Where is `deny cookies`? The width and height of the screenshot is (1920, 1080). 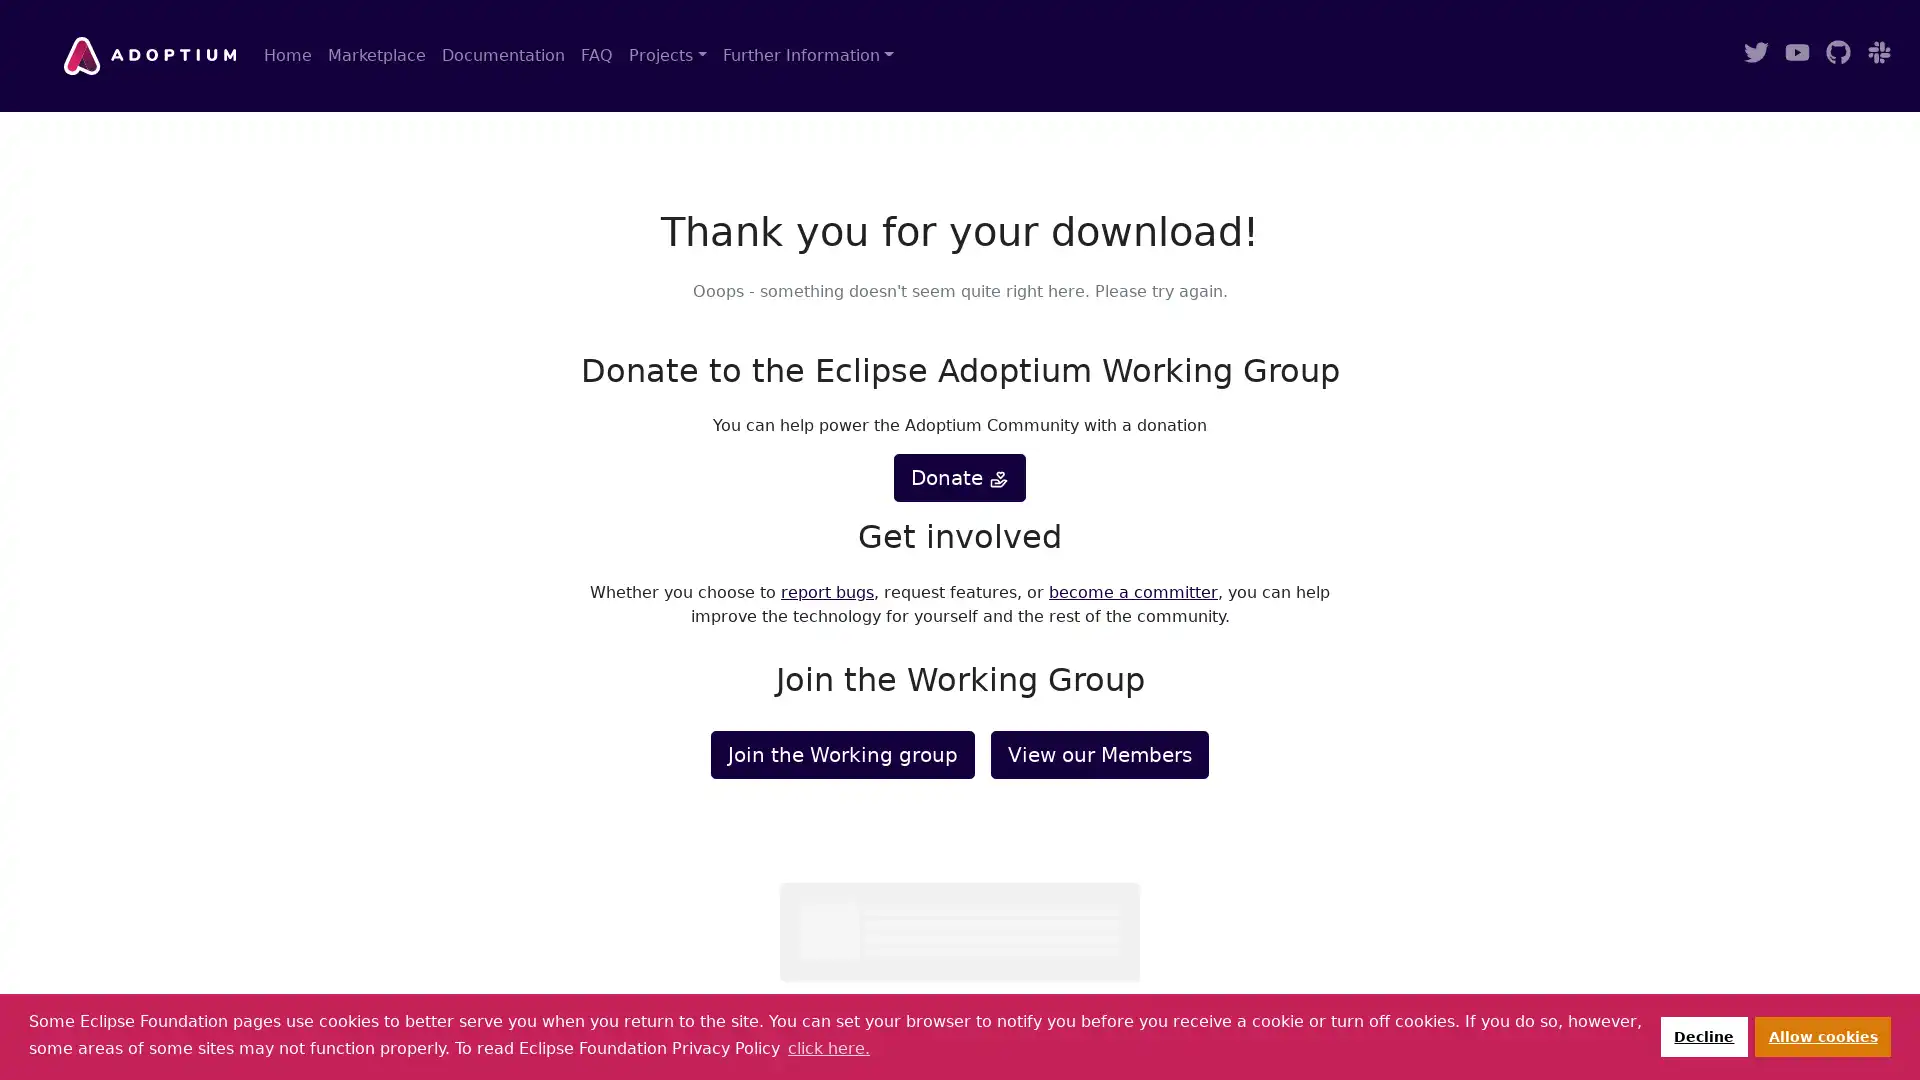 deny cookies is located at coordinates (1702, 1035).